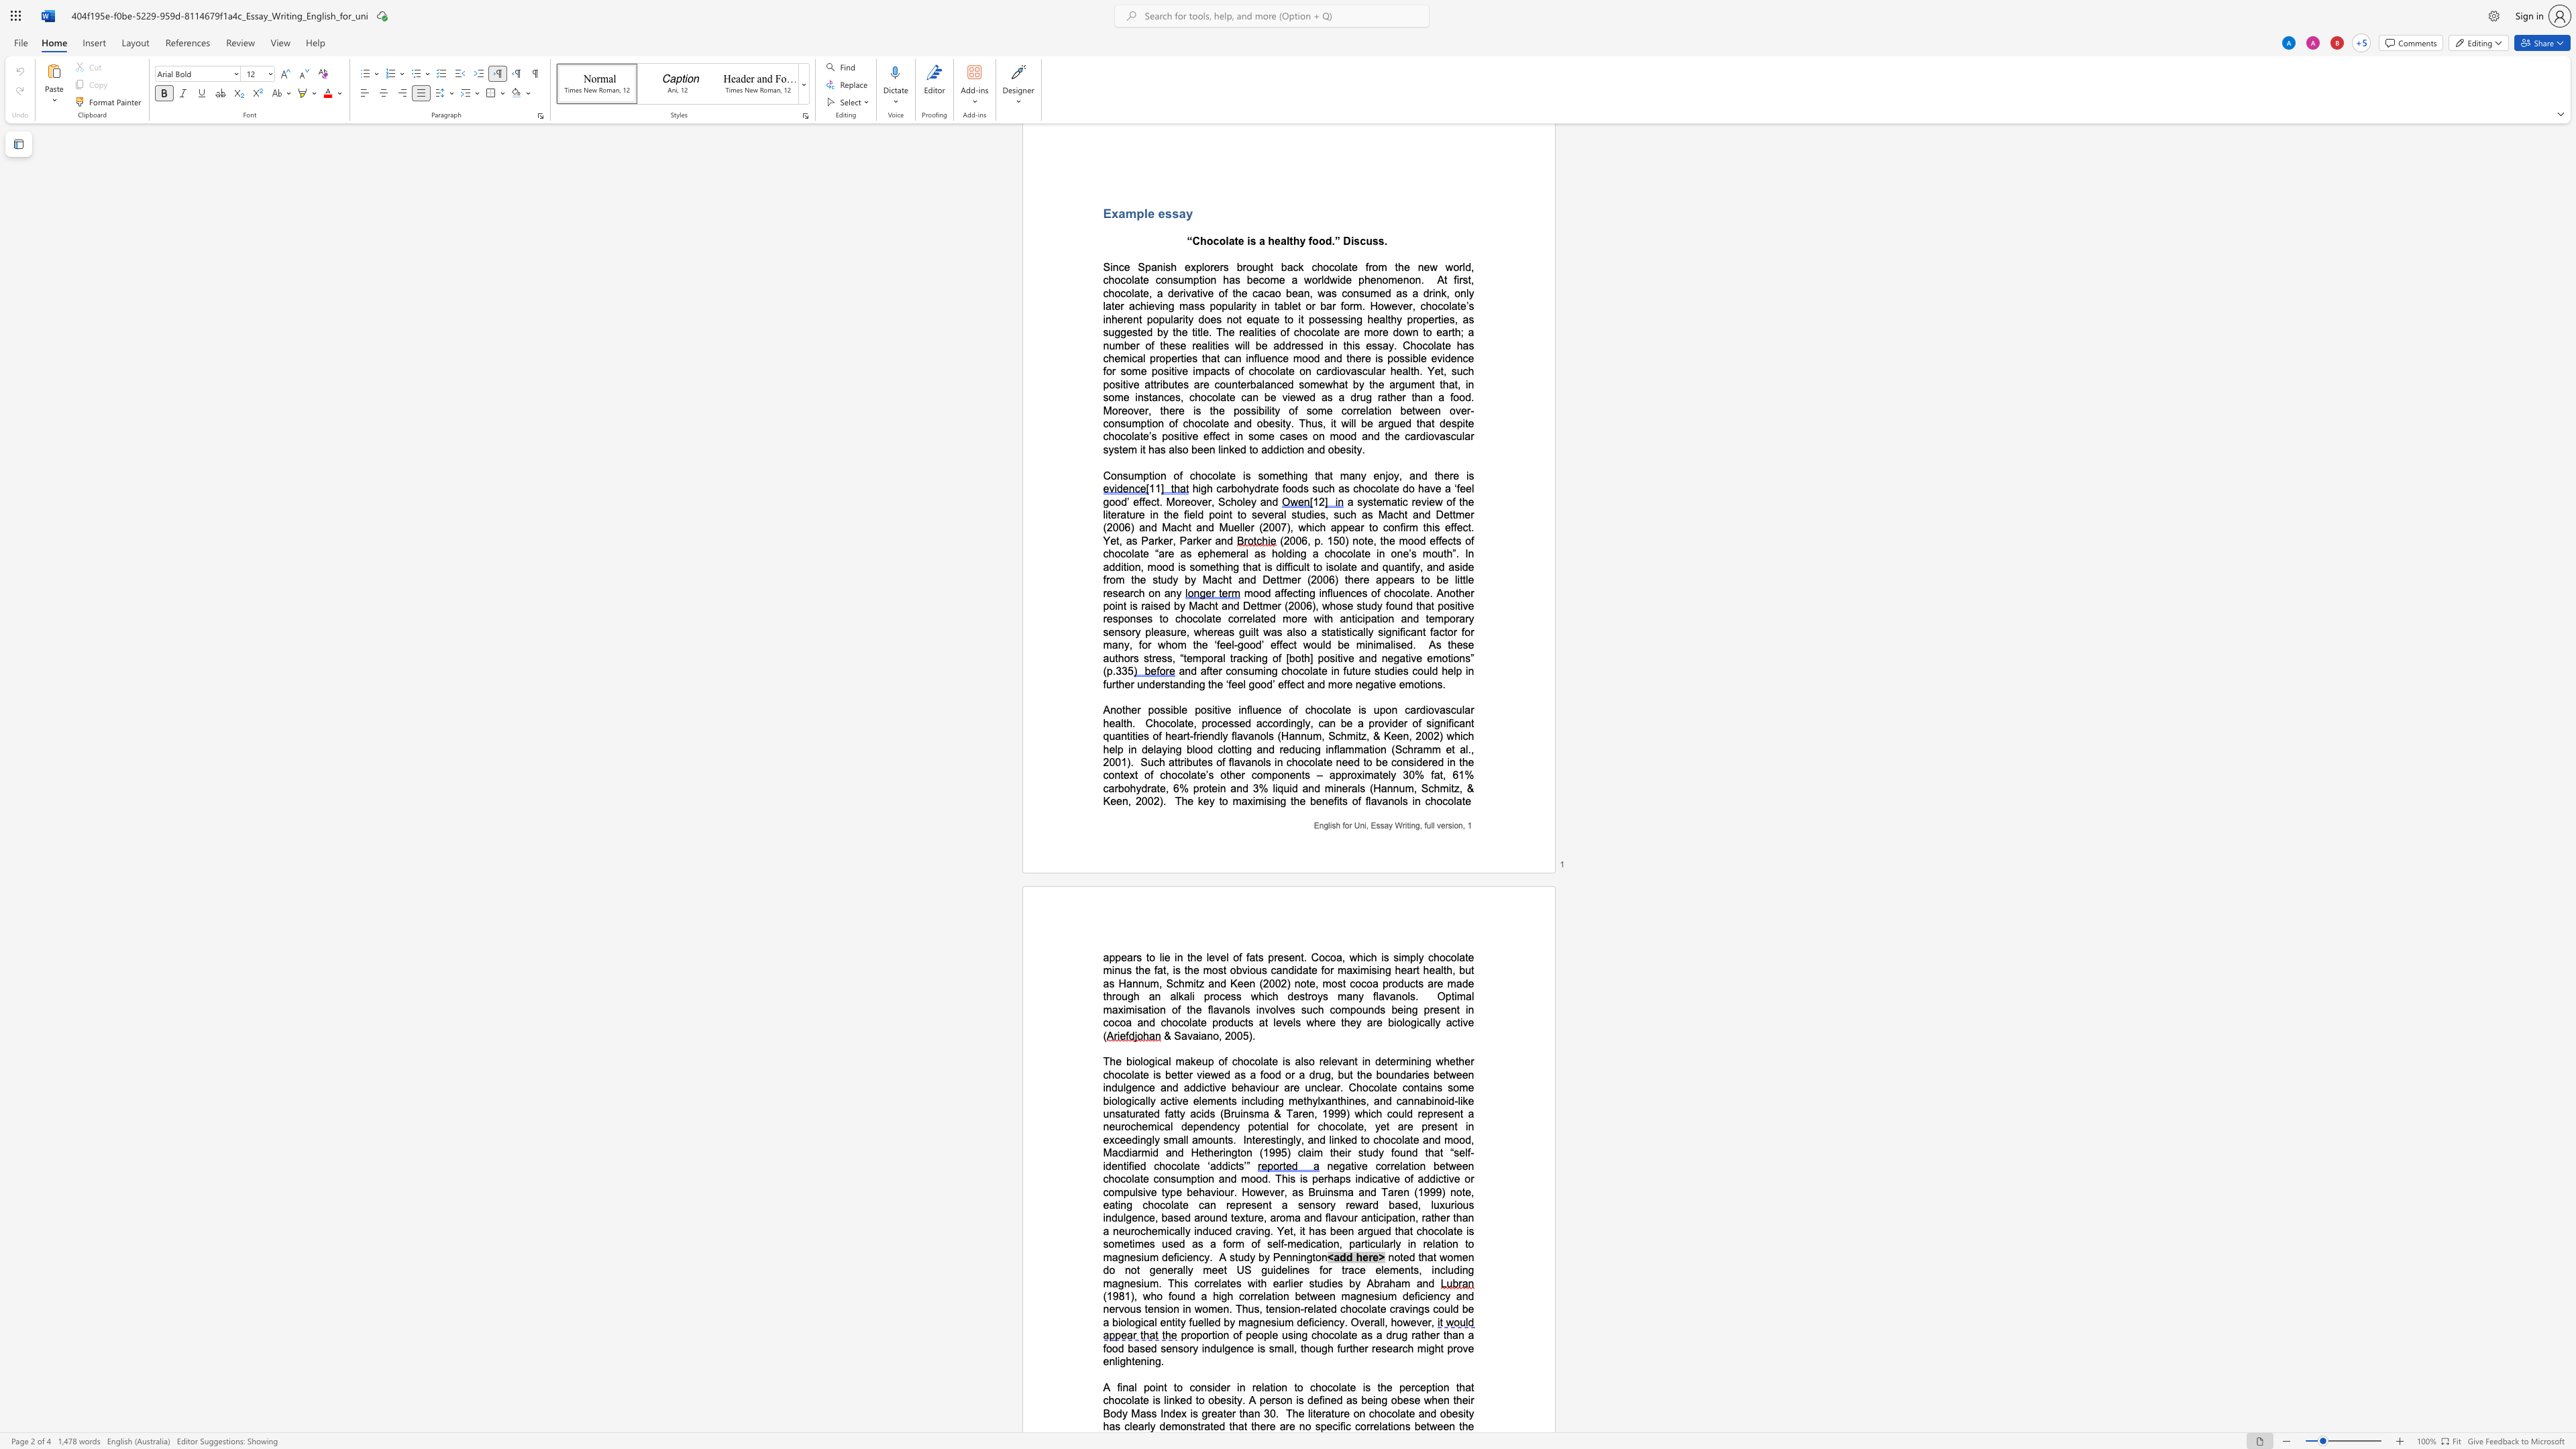  I want to click on the space between the continuous character "s" and "i" in the text, so click(1461, 1412).